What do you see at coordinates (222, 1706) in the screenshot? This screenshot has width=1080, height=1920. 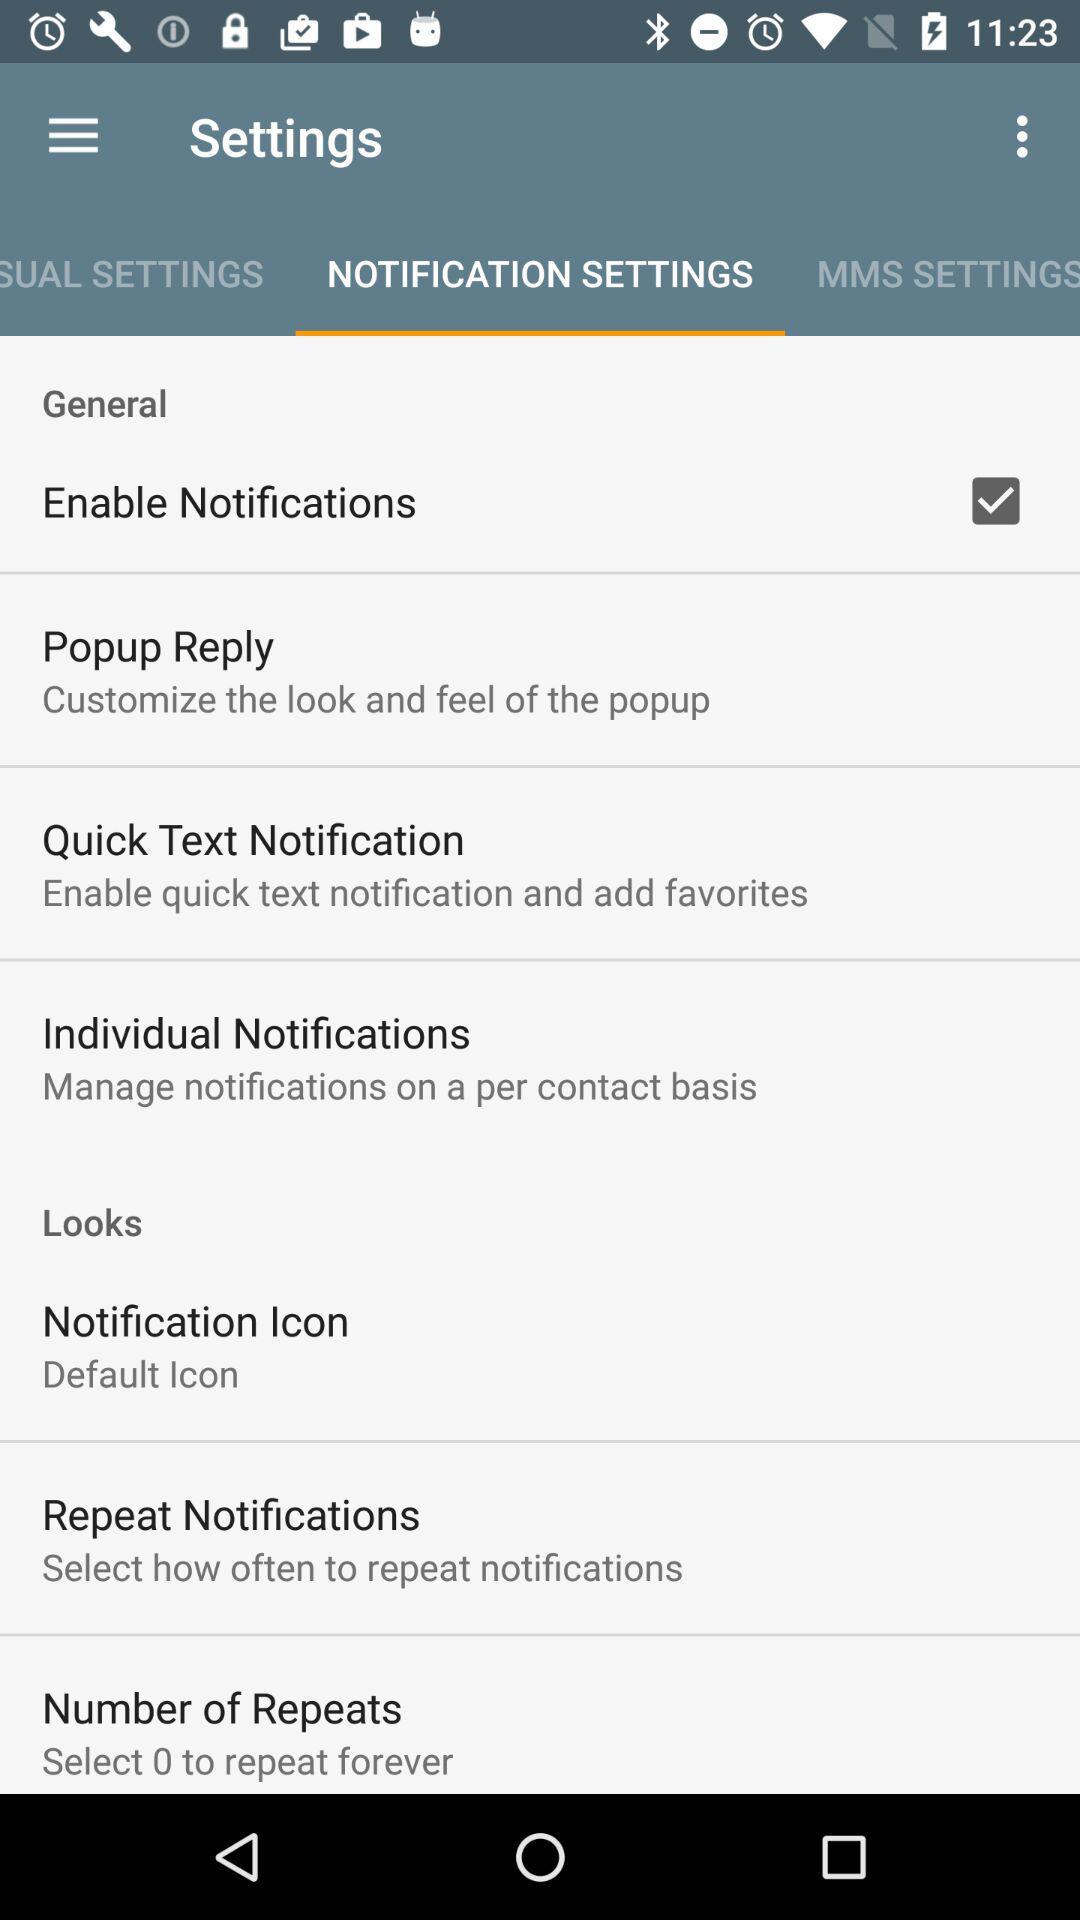 I see `the icon above select 0 to` at bounding box center [222, 1706].